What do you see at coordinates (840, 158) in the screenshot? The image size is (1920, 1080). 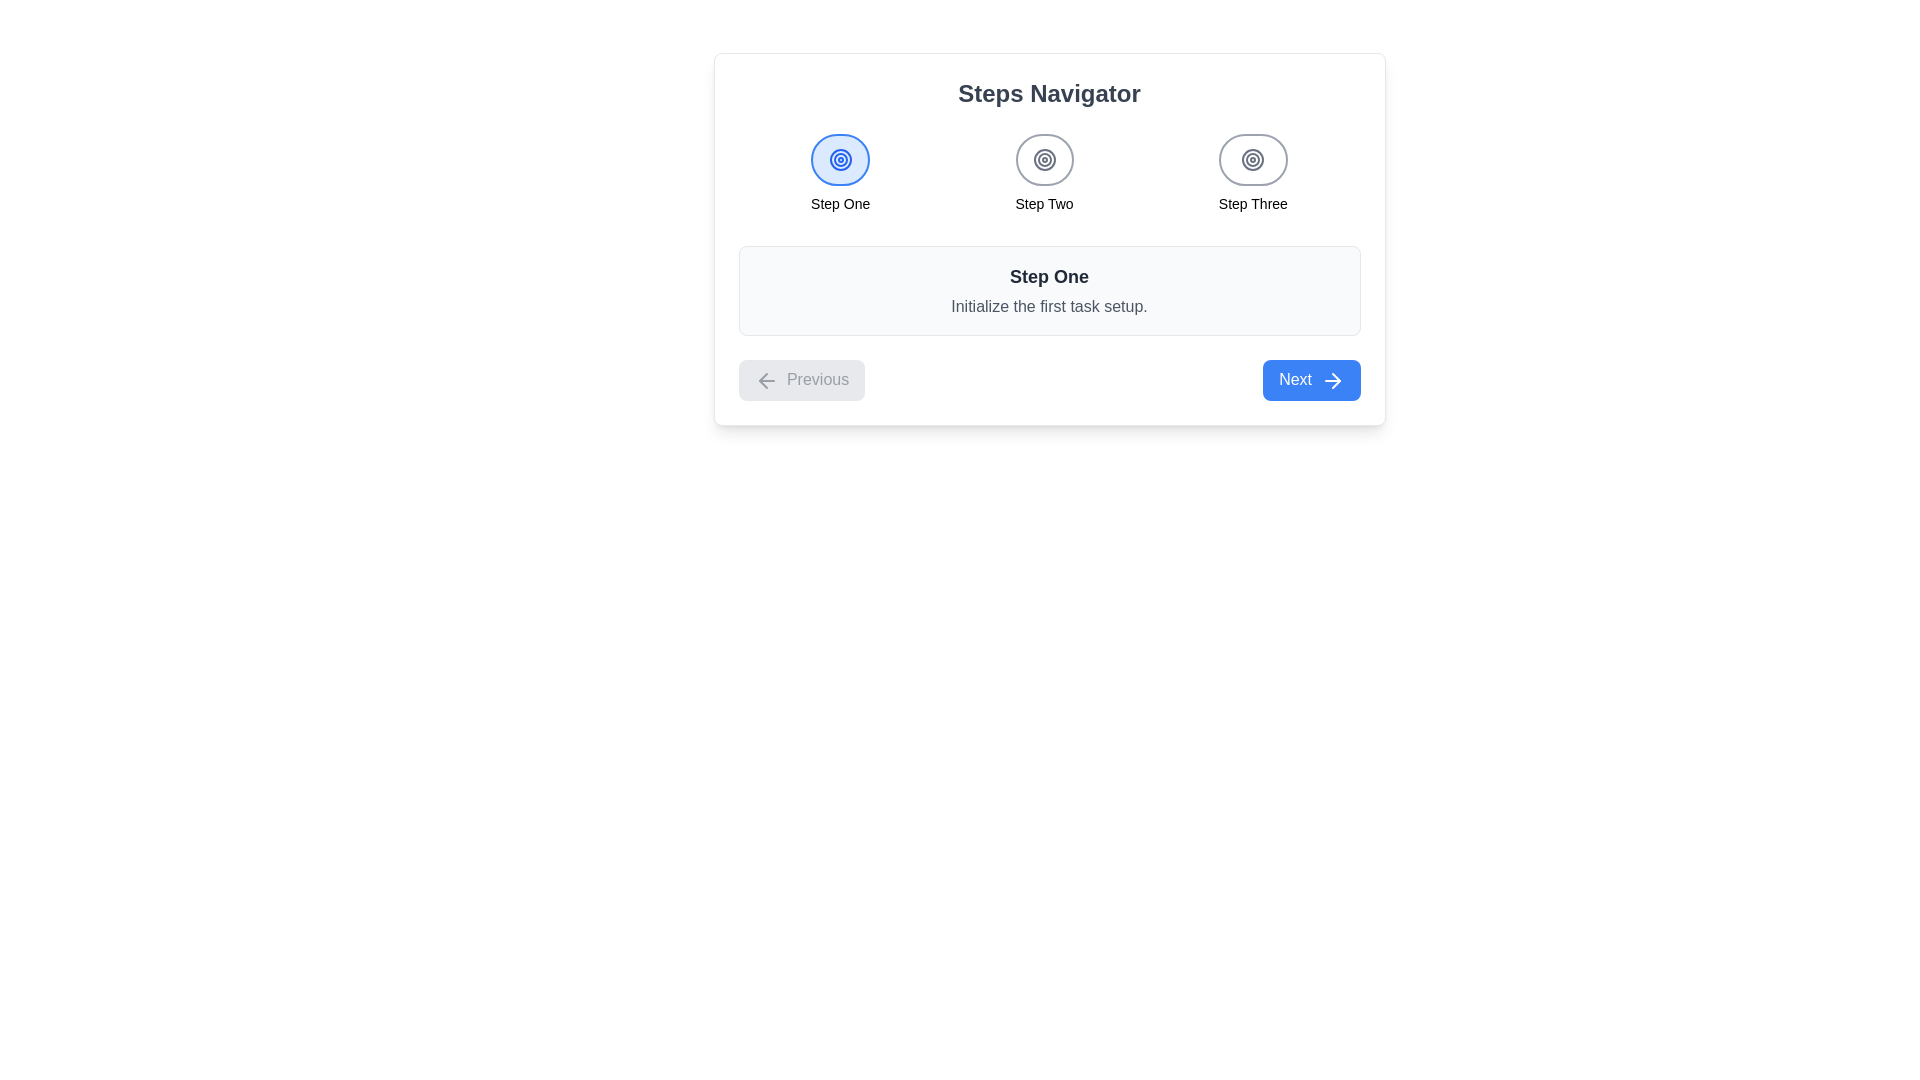 I see `on the 'Step One' interactive icon, which is a circular icon with concentric rings and a small dot at the center, located at the top center of the interface` at bounding box center [840, 158].